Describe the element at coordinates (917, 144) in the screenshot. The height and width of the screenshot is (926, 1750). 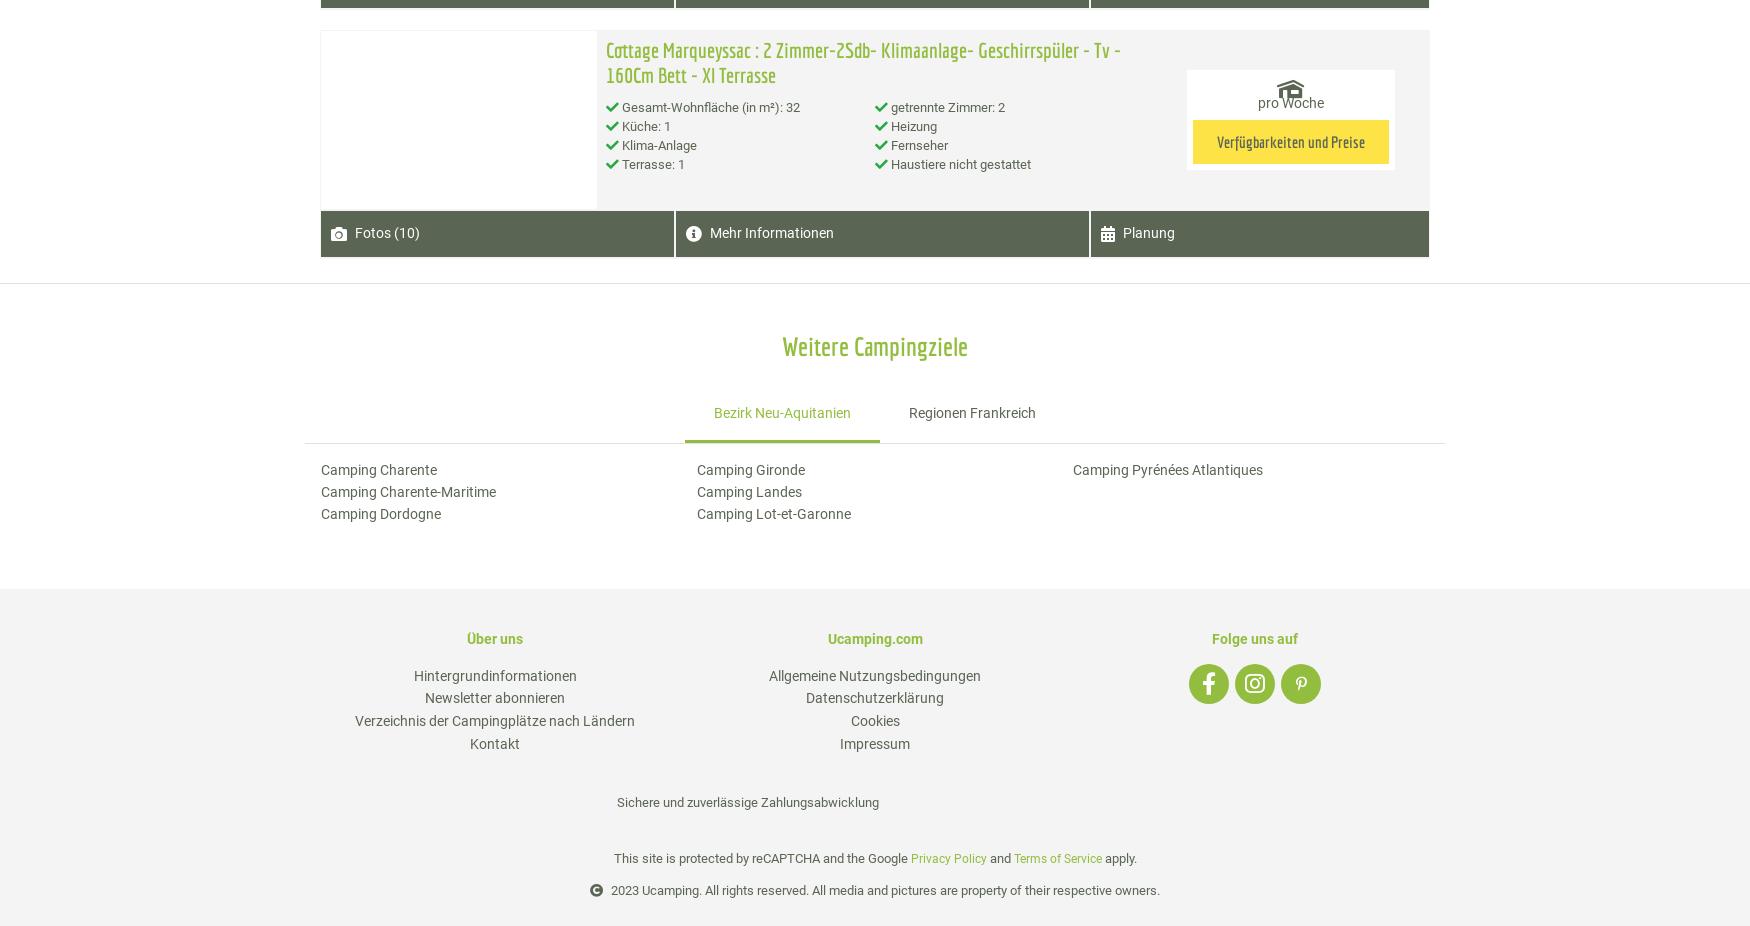
I see `'Fernseher'` at that location.